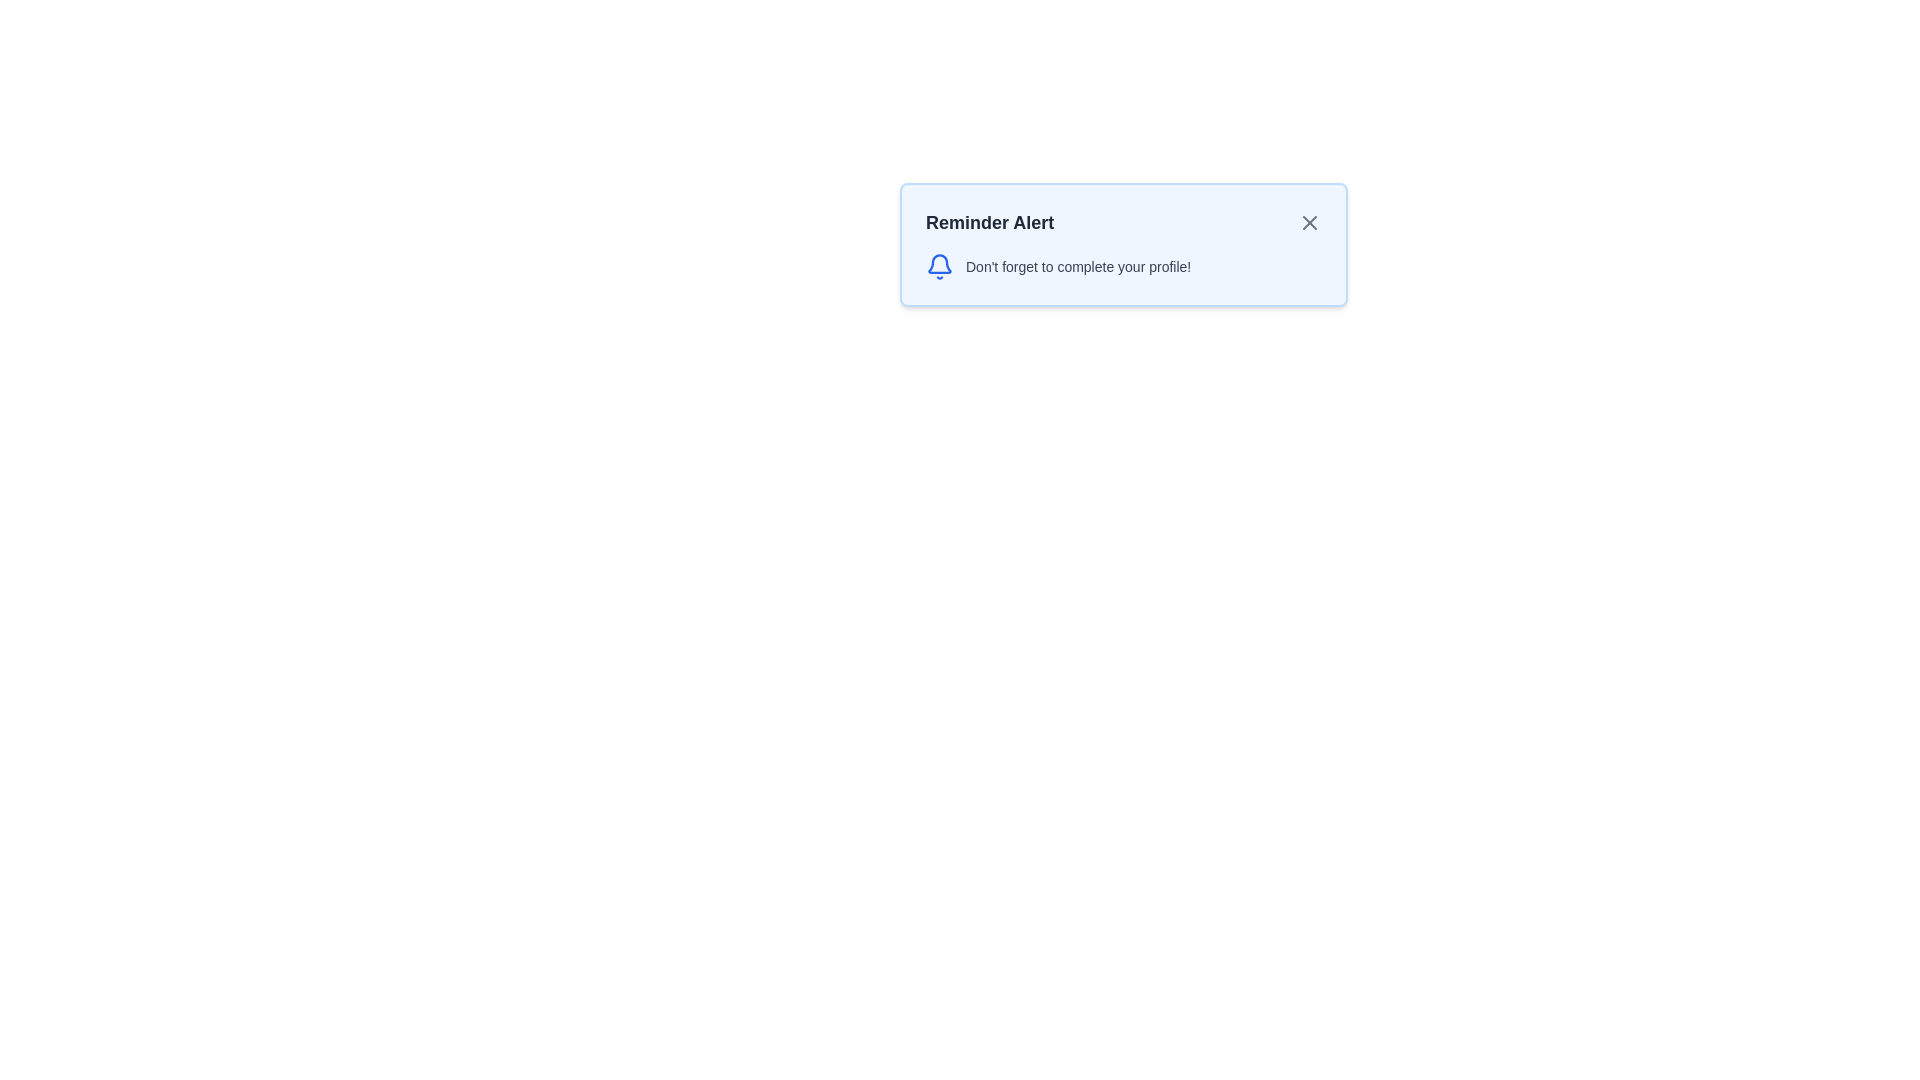 The height and width of the screenshot is (1080, 1920). What do you see at coordinates (990, 223) in the screenshot?
I see `text label located at the top-left corner of the notification card, which serves as a header or title for the card` at bounding box center [990, 223].